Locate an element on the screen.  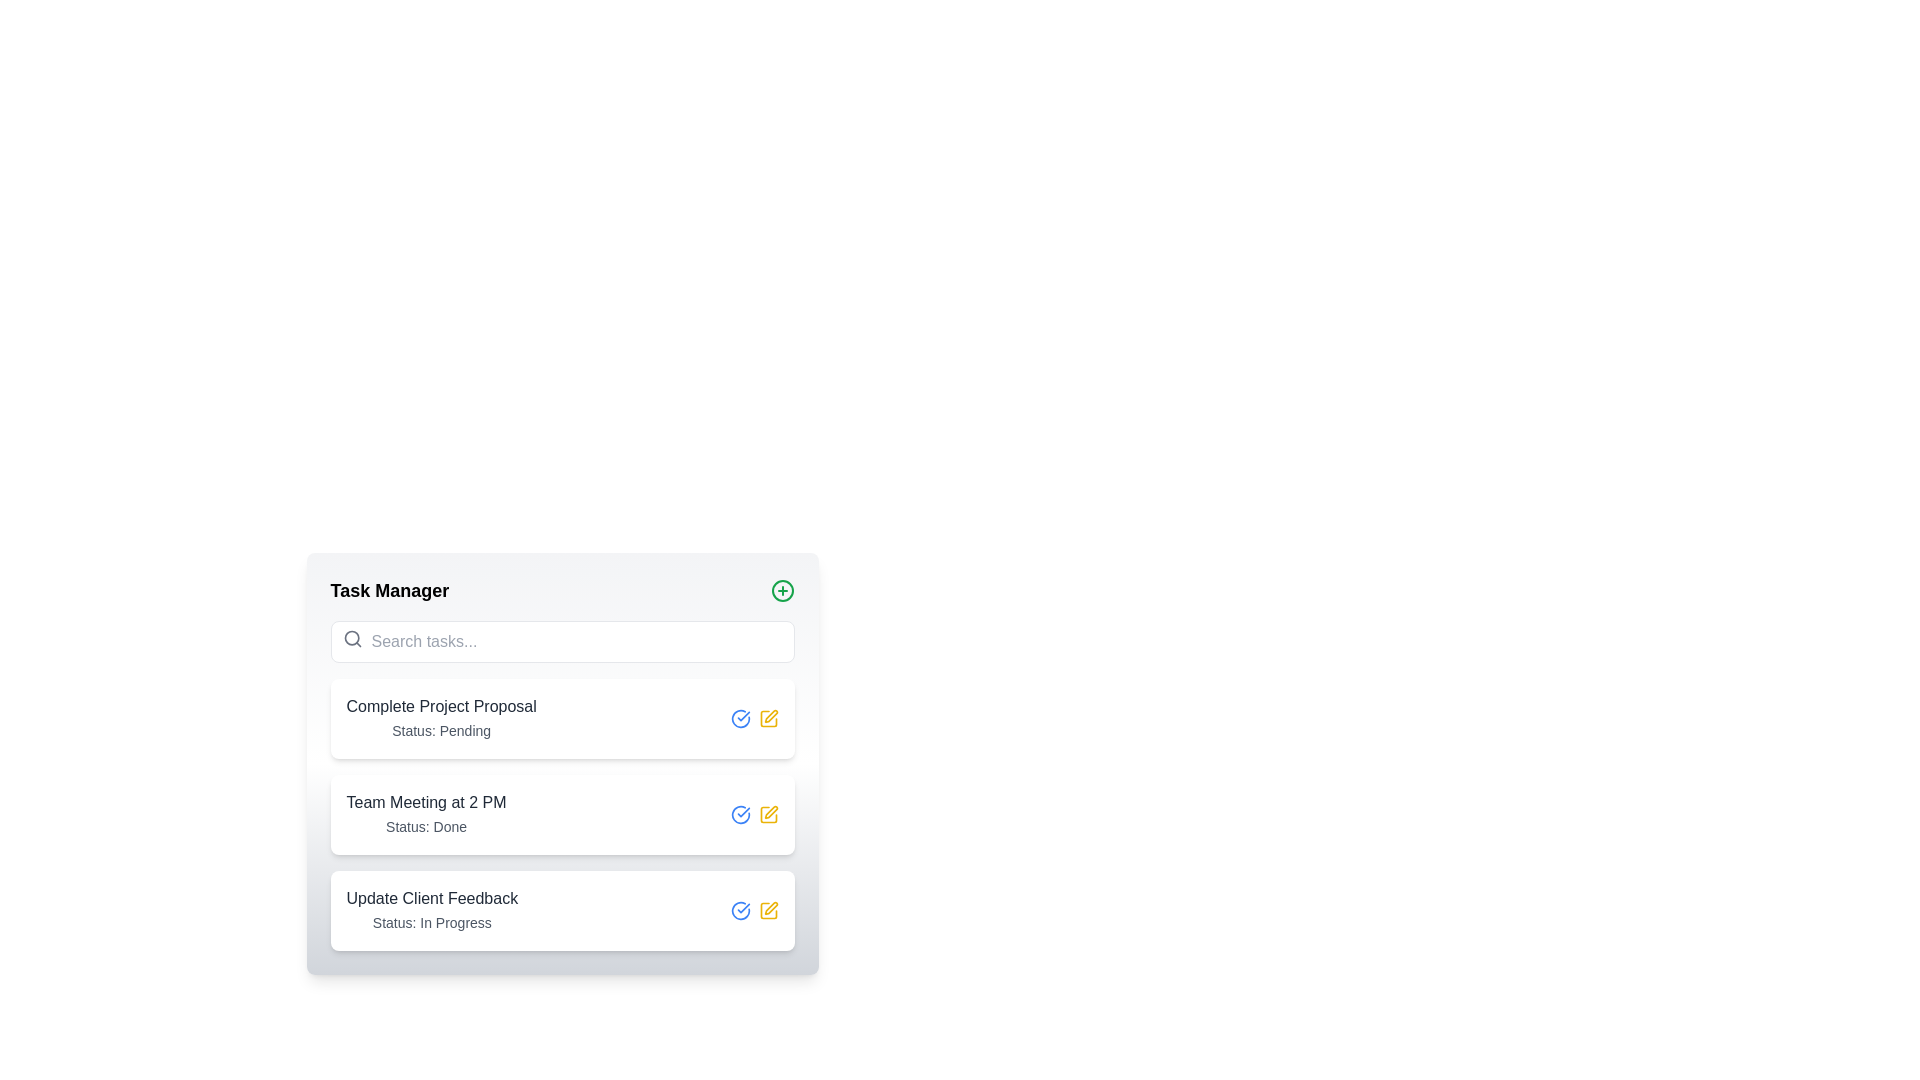
the yellow pen icon located on the far right of the 'Update Client Feedback' row to initiate editing is located at coordinates (770, 908).